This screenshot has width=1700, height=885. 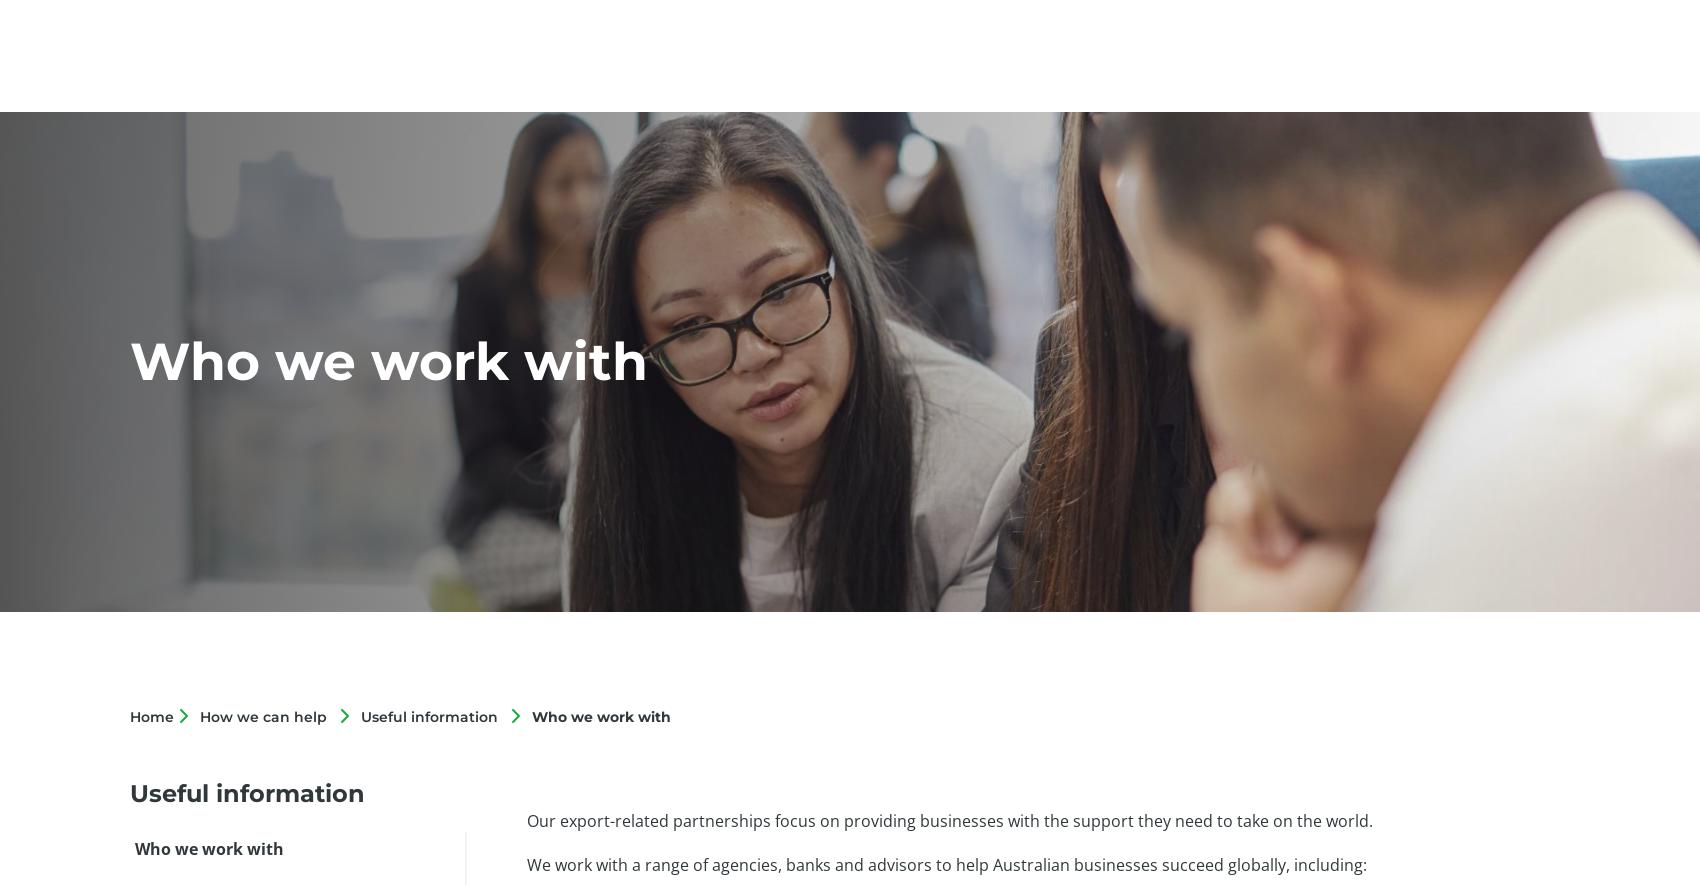 I want to click on 'We have a range of', so click(x=599, y=867).